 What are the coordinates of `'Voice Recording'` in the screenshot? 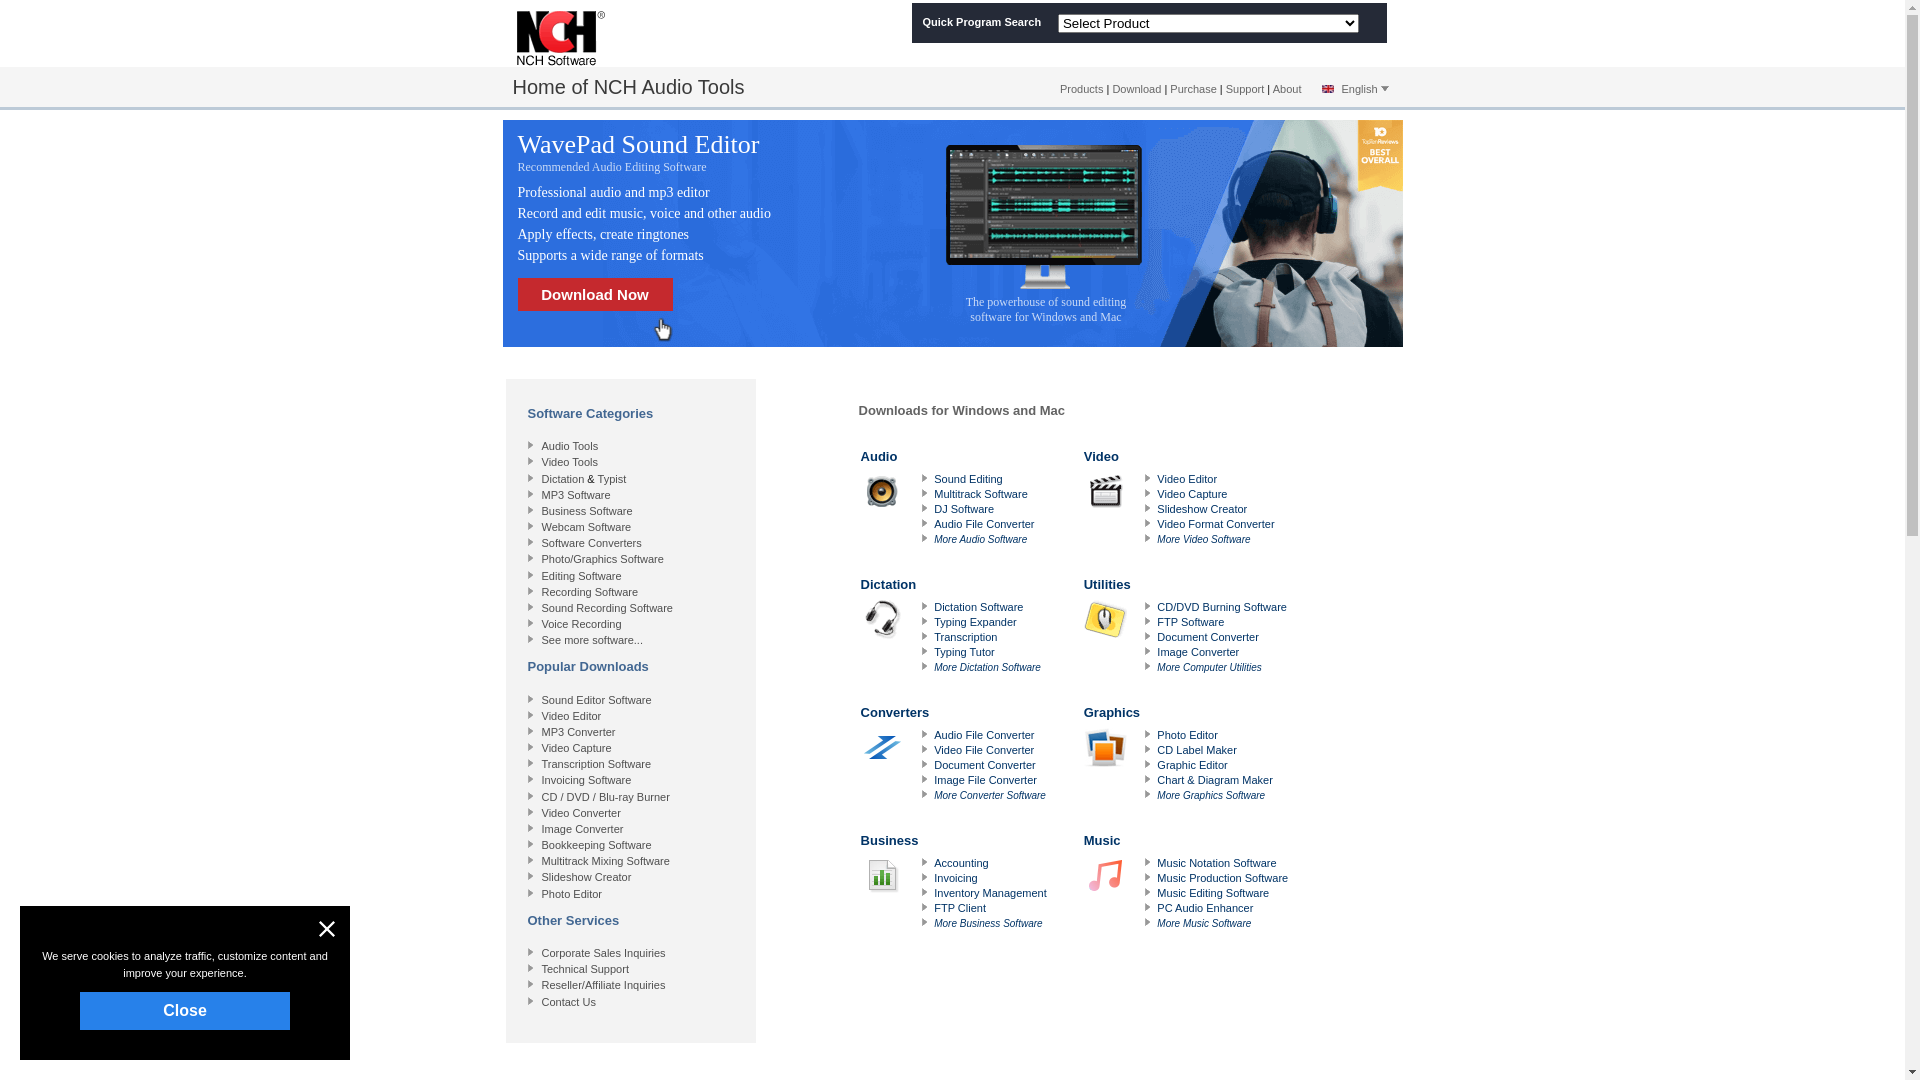 It's located at (580, 623).